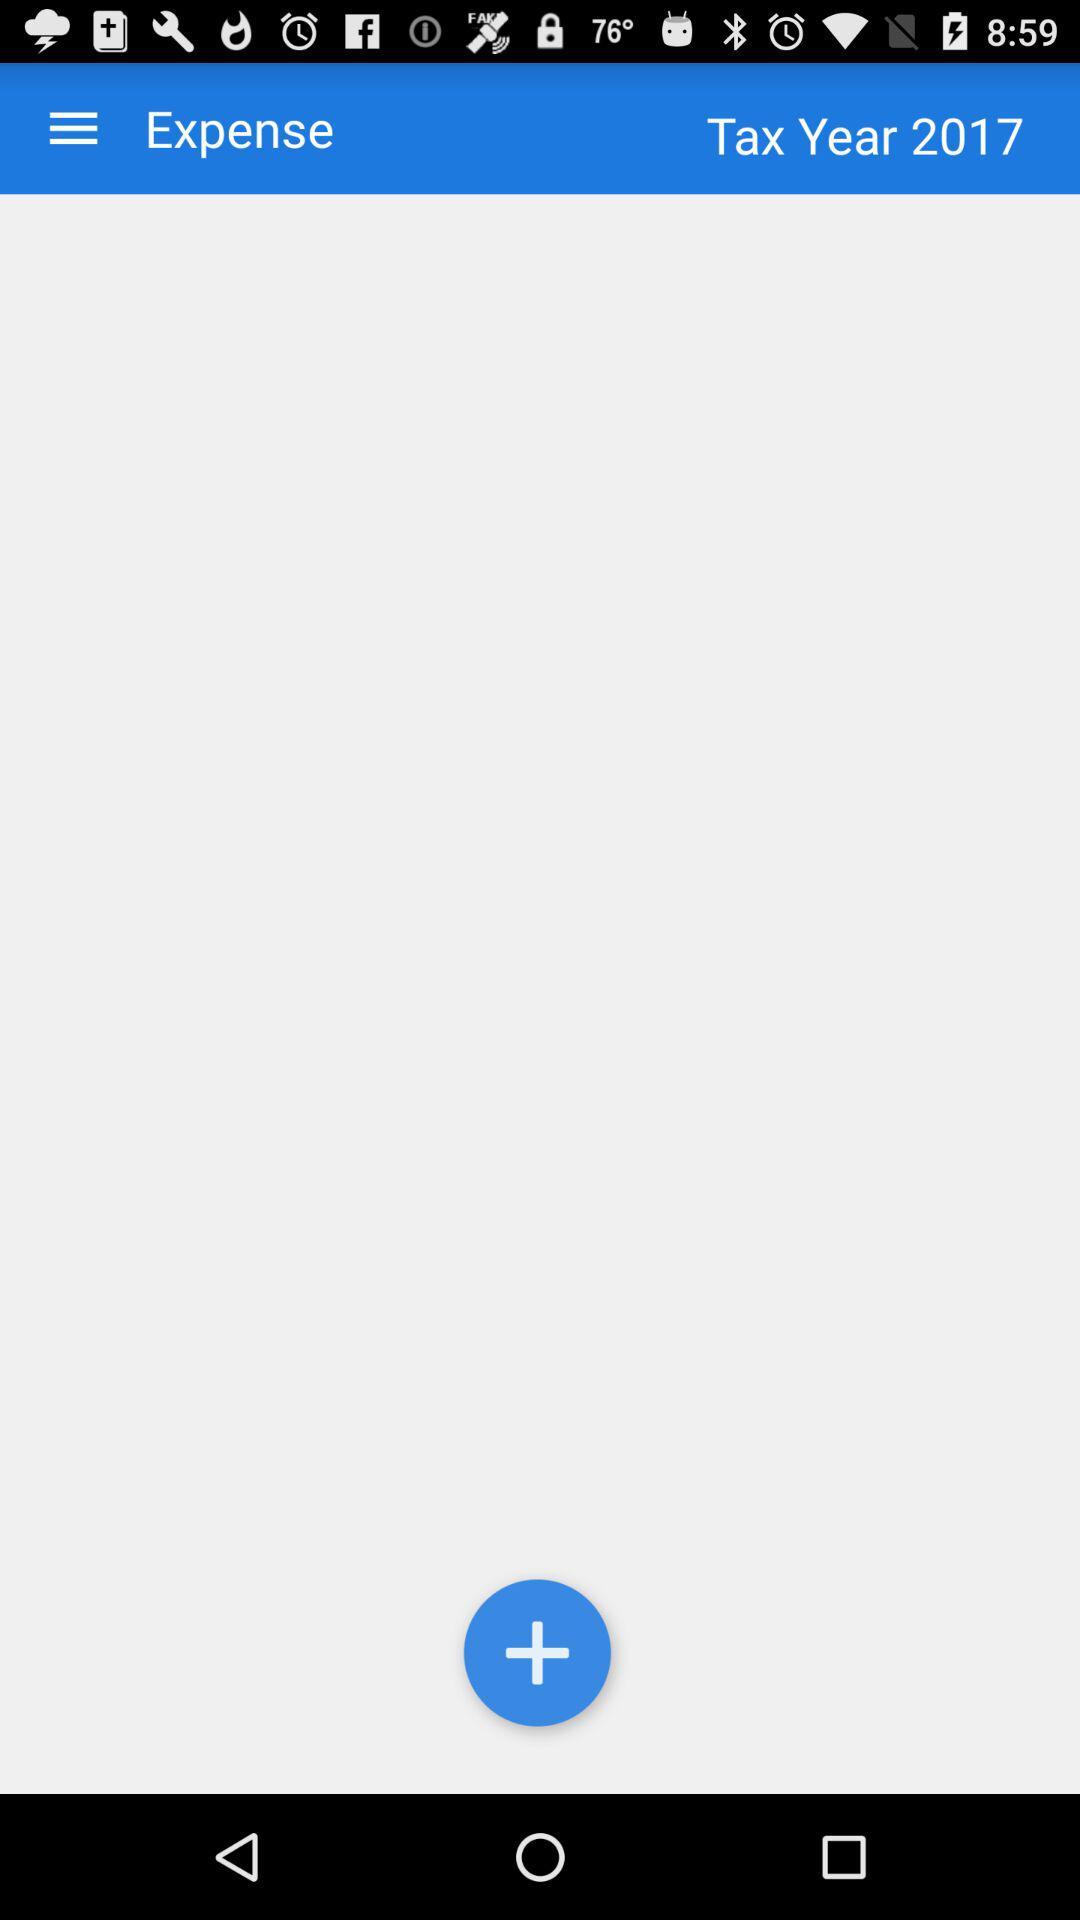  Describe the element at coordinates (540, 994) in the screenshot. I see `new expense` at that location.